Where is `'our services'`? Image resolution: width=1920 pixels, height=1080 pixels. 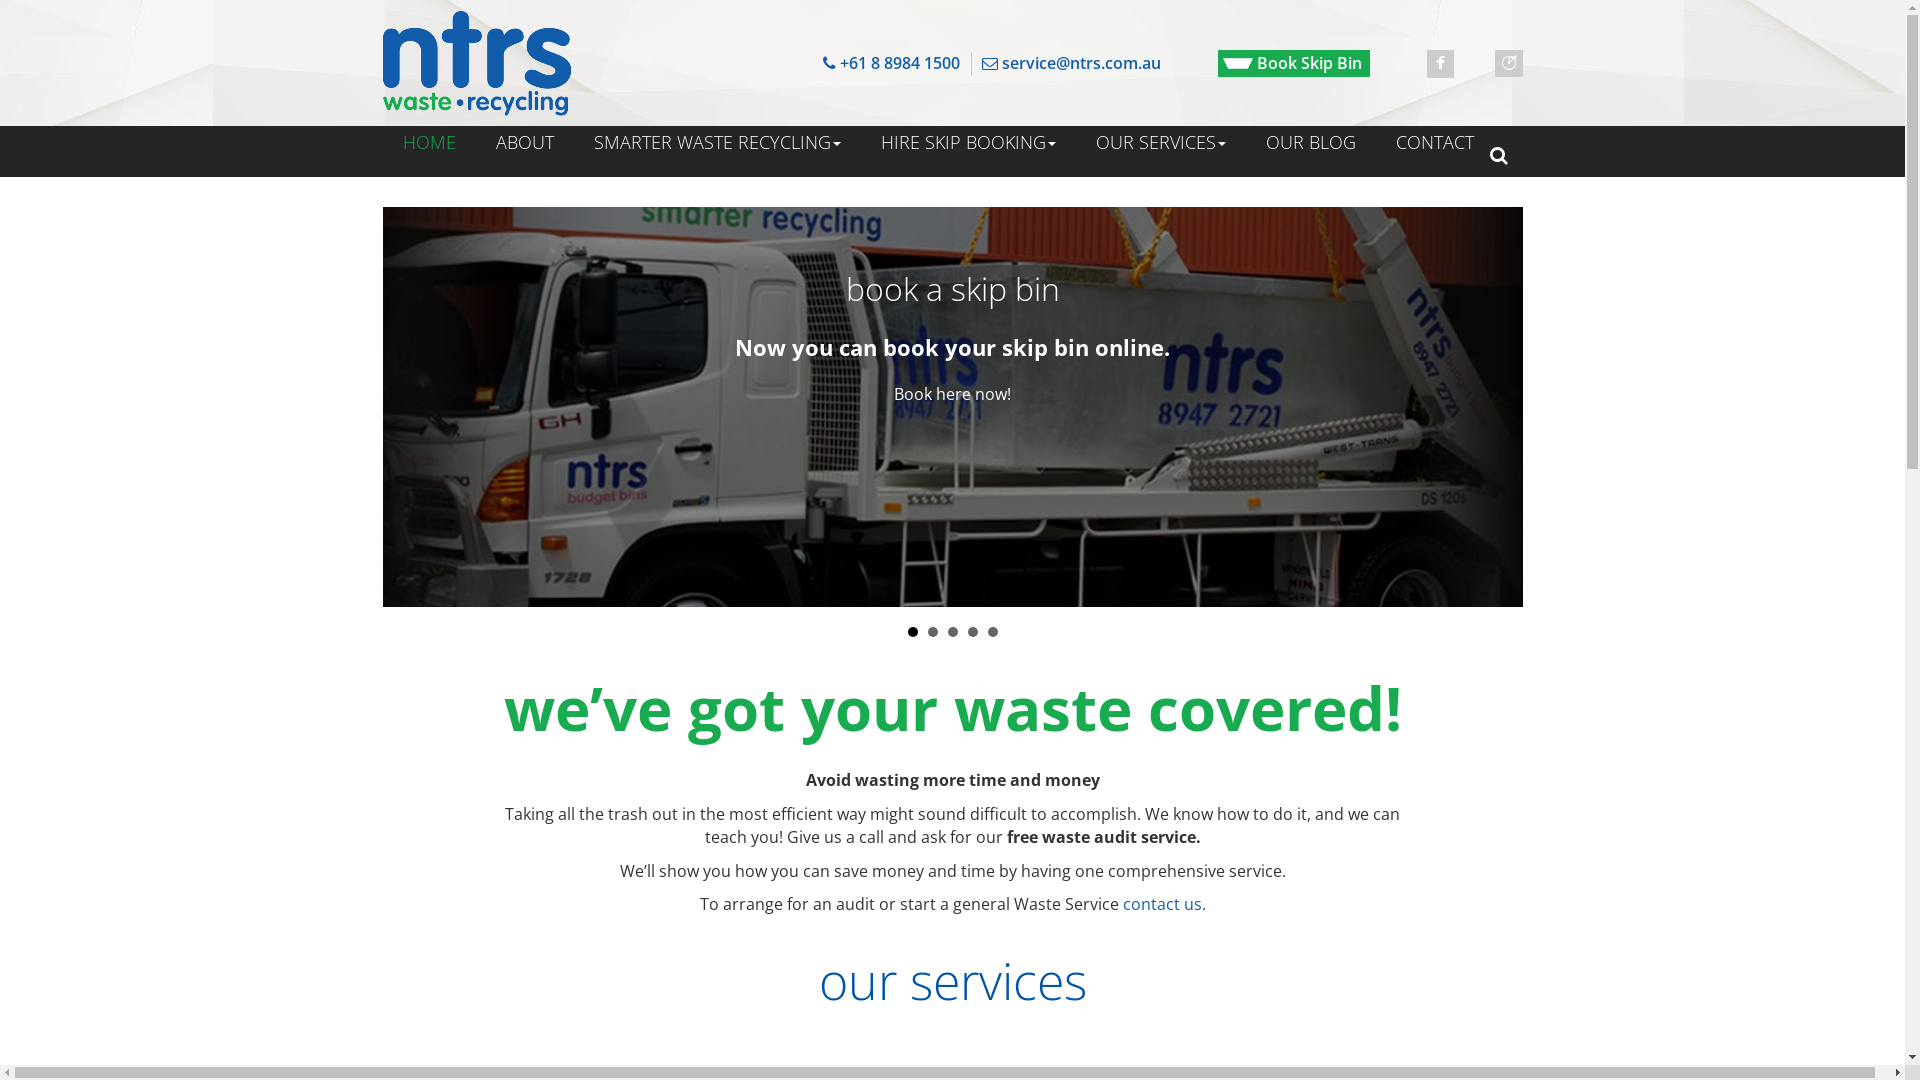 'our services' is located at coordinates (950, 979).